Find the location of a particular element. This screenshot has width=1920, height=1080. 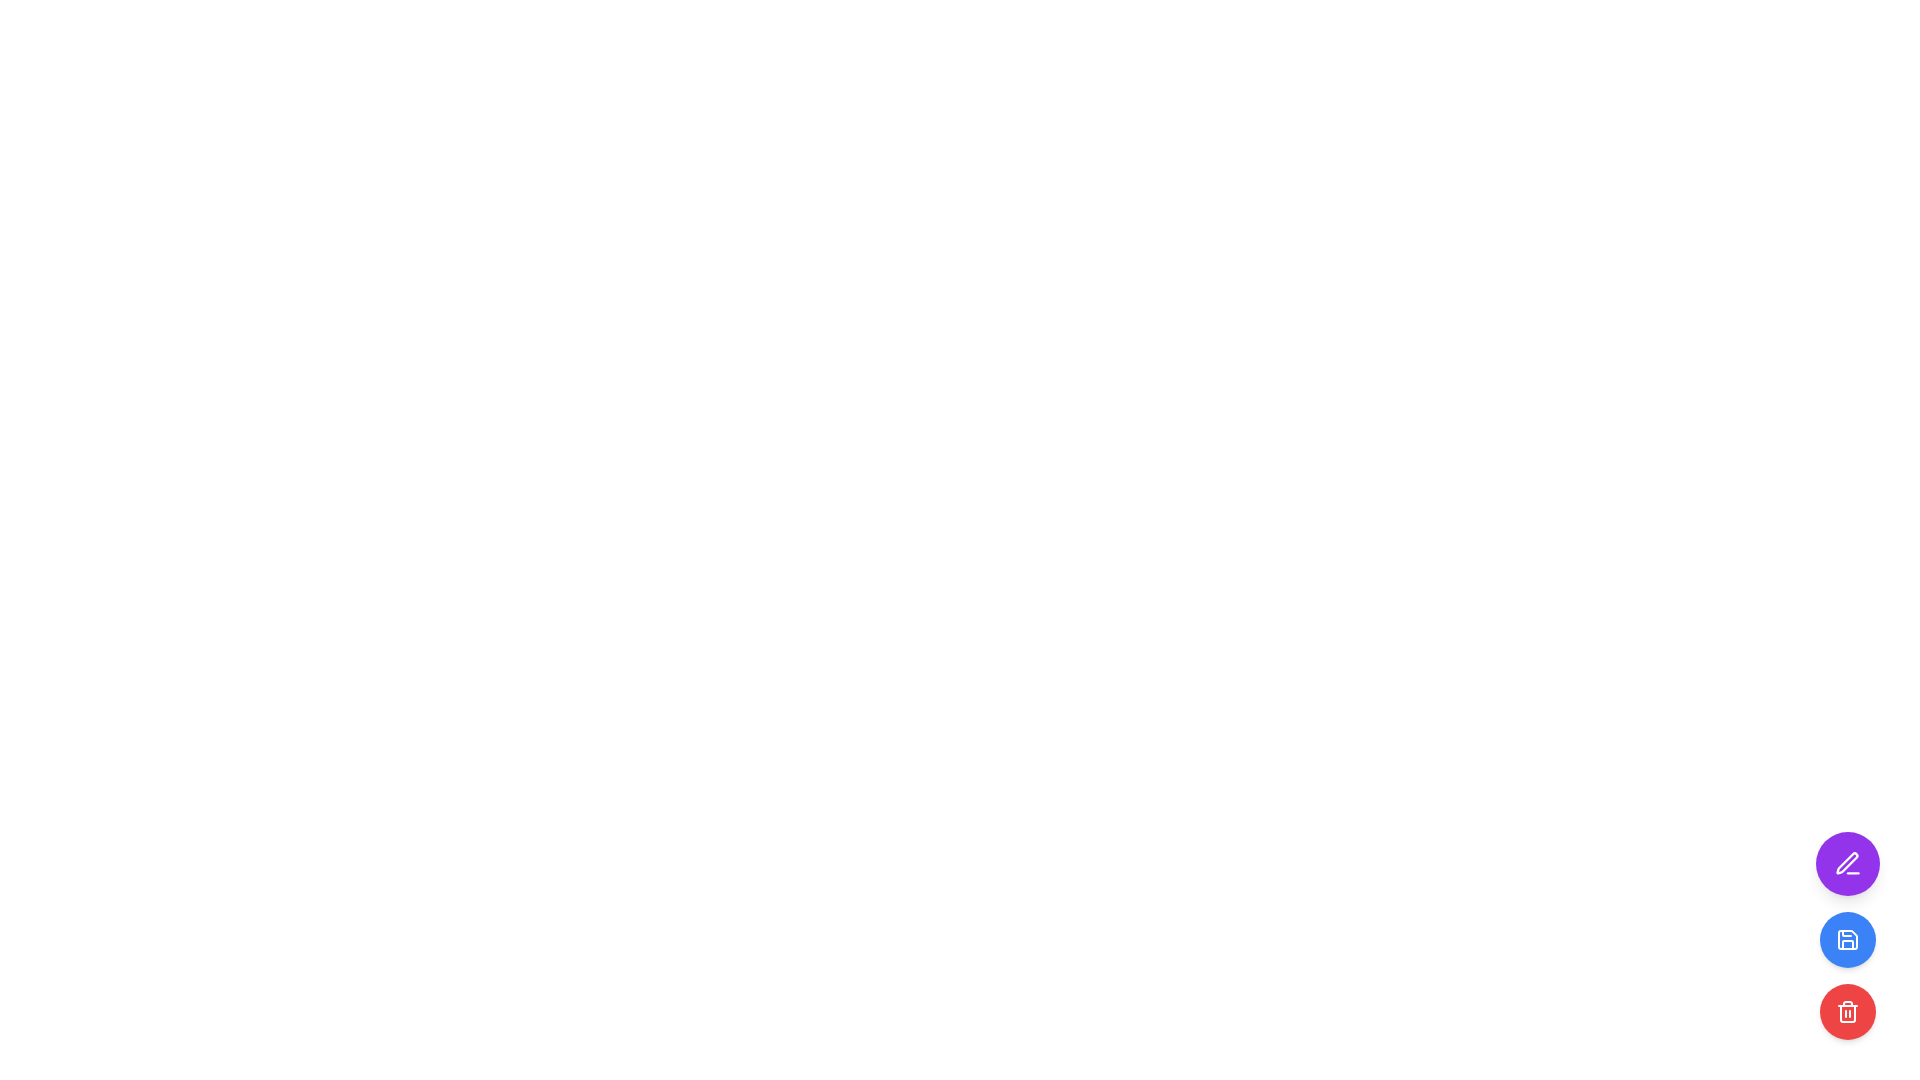

the circular save button located in the middle of a vertical stack of three buttons at the bottom-right corner of the interface is located at coordinates (1847, 936).